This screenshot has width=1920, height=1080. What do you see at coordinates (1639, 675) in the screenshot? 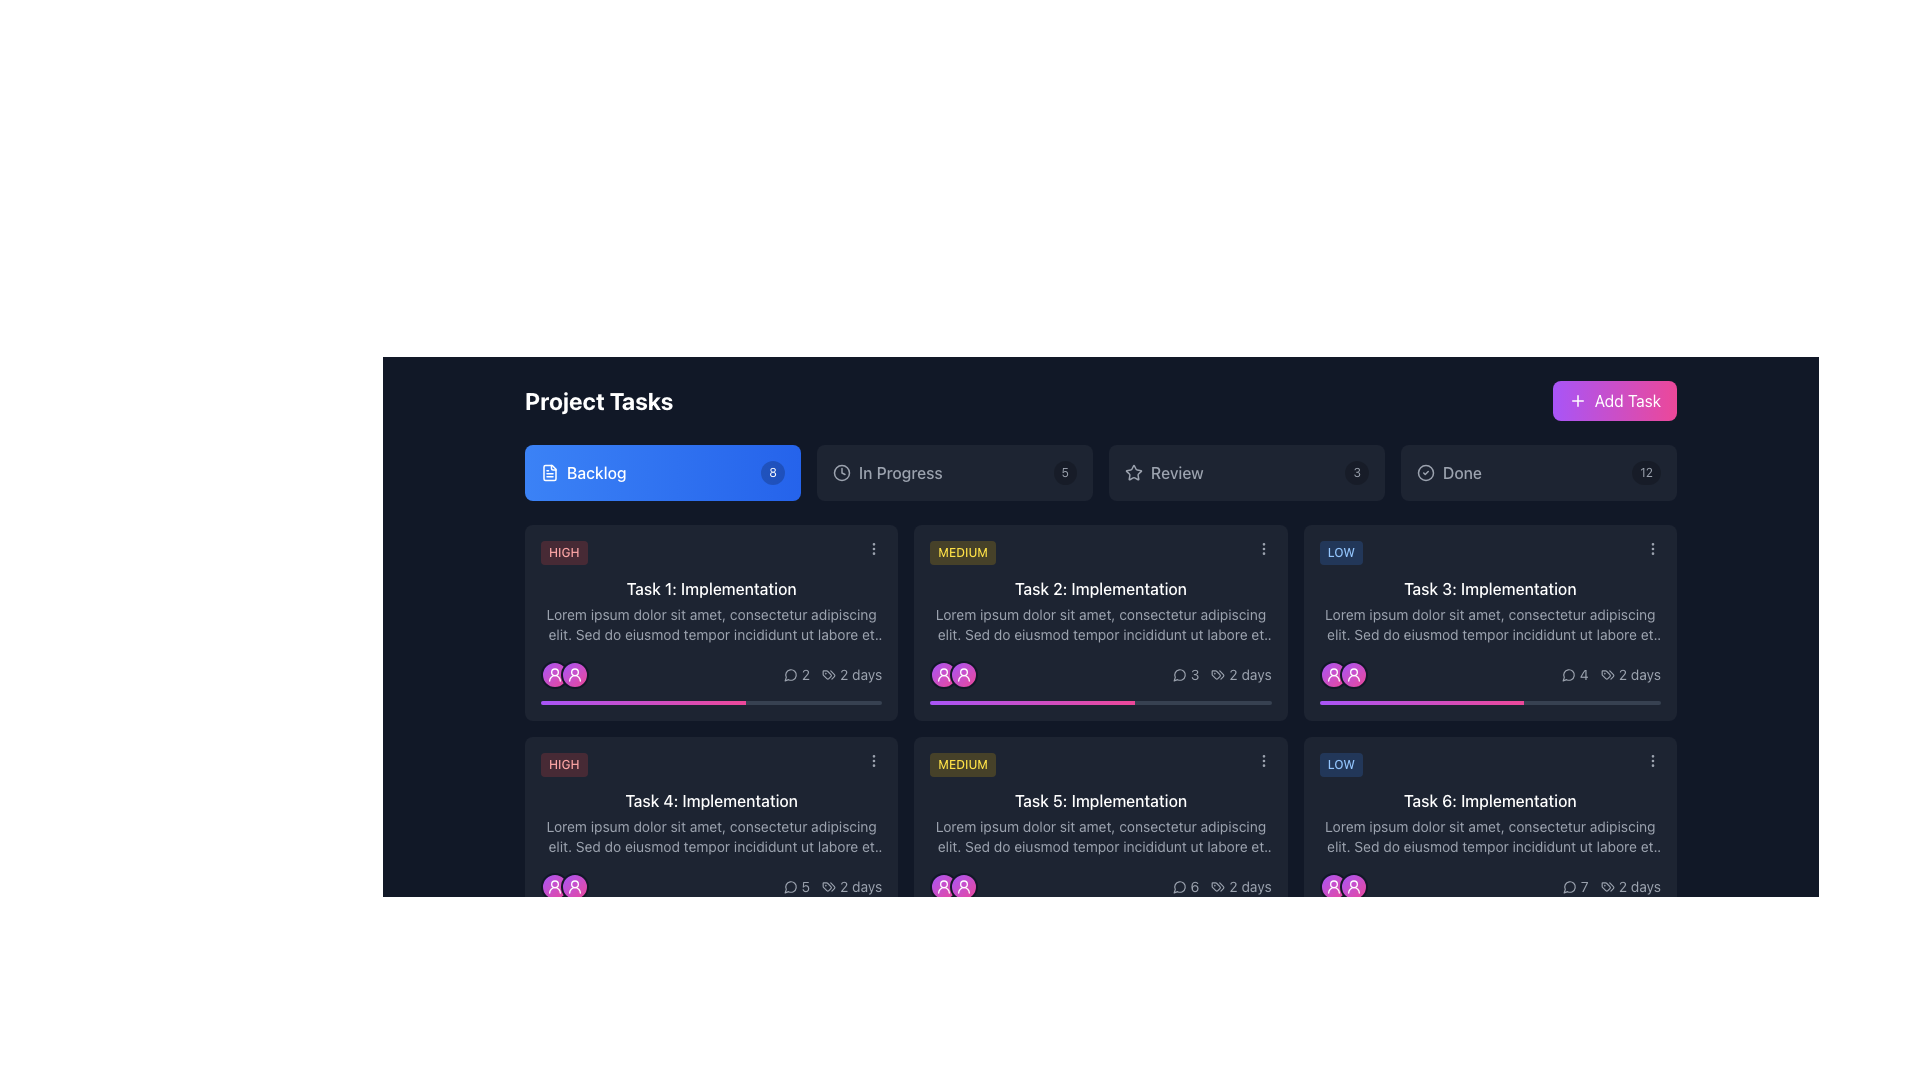
I see `the text label '2 days' styled in gray, located in the lower right corner of the task card labeled 'Task 3: Implementation' within the 'Done' section` at bounding box center [1639, 675].